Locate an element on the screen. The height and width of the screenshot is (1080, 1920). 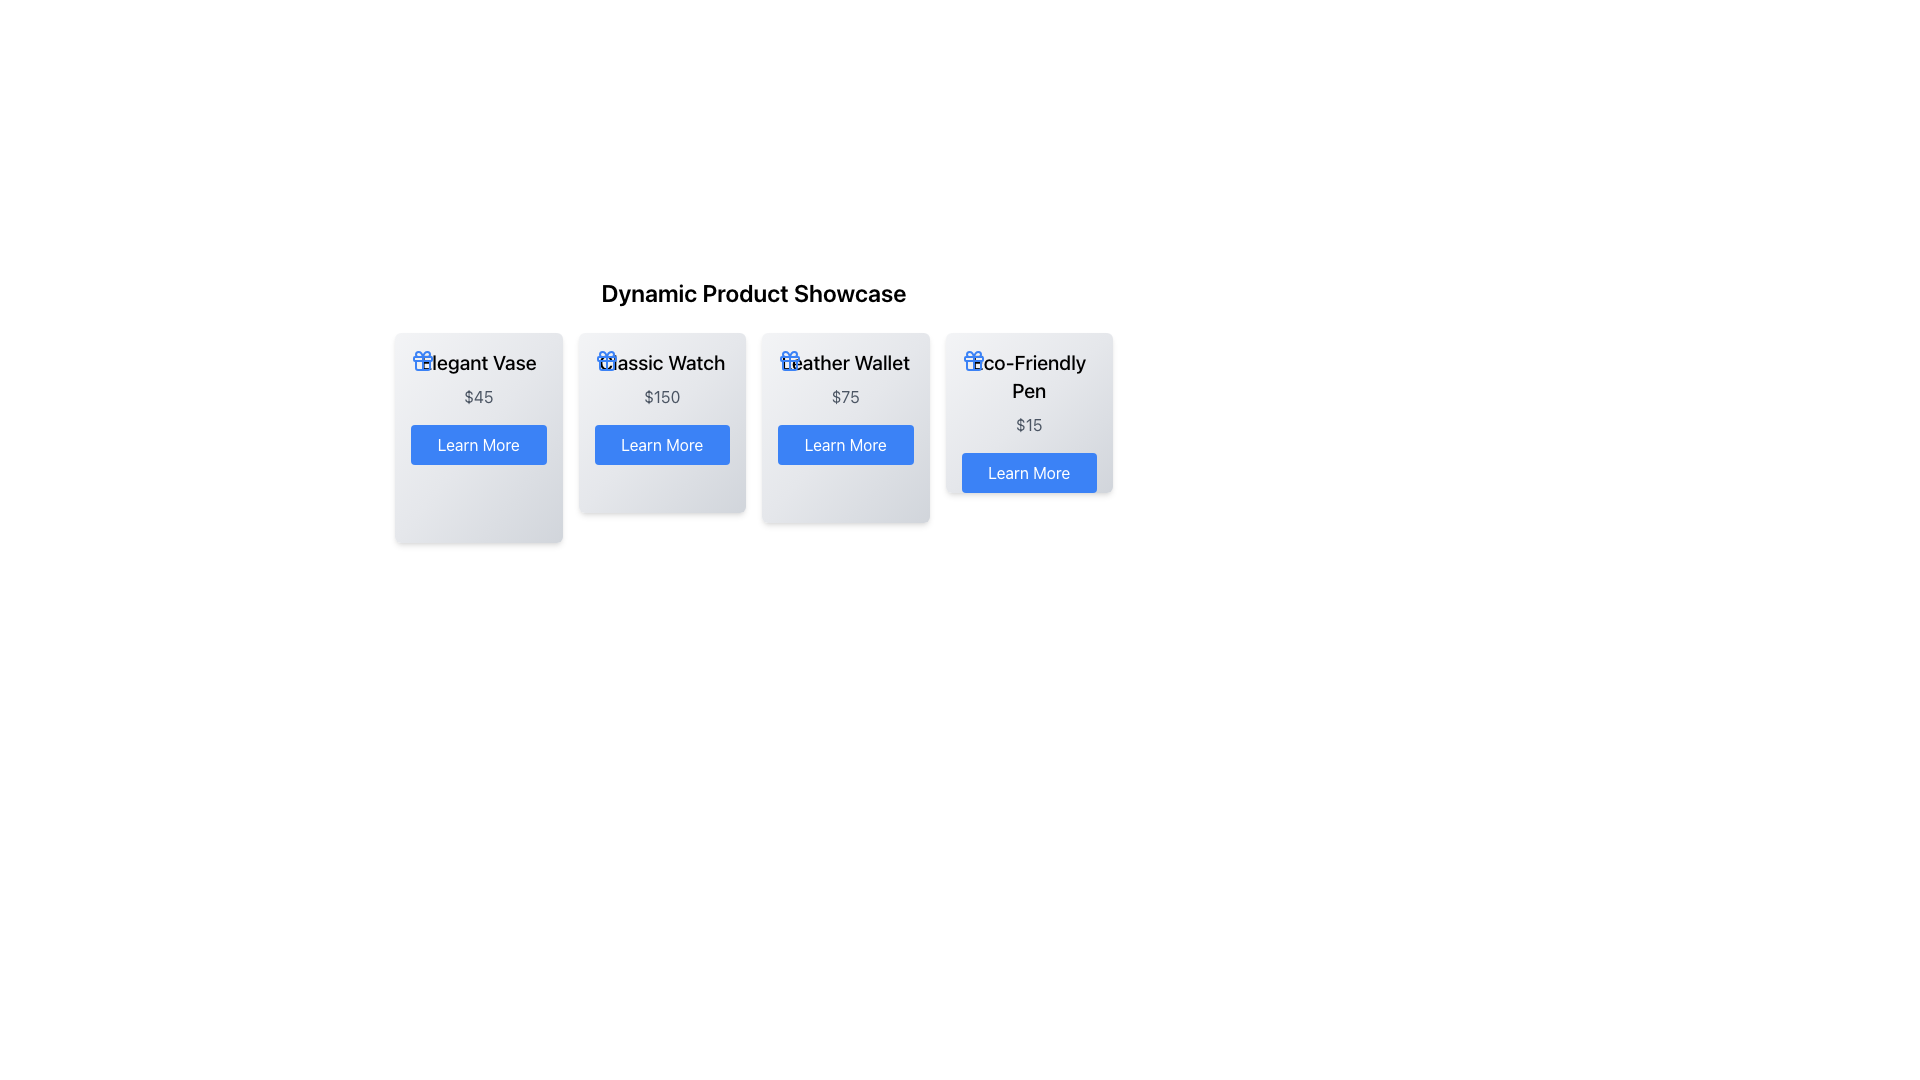
the price text label displaying the price of the product 'Leather Wallet', located in the third card from the left, below the title and above the 'Learn More' button is located at coordinates (845, 397).